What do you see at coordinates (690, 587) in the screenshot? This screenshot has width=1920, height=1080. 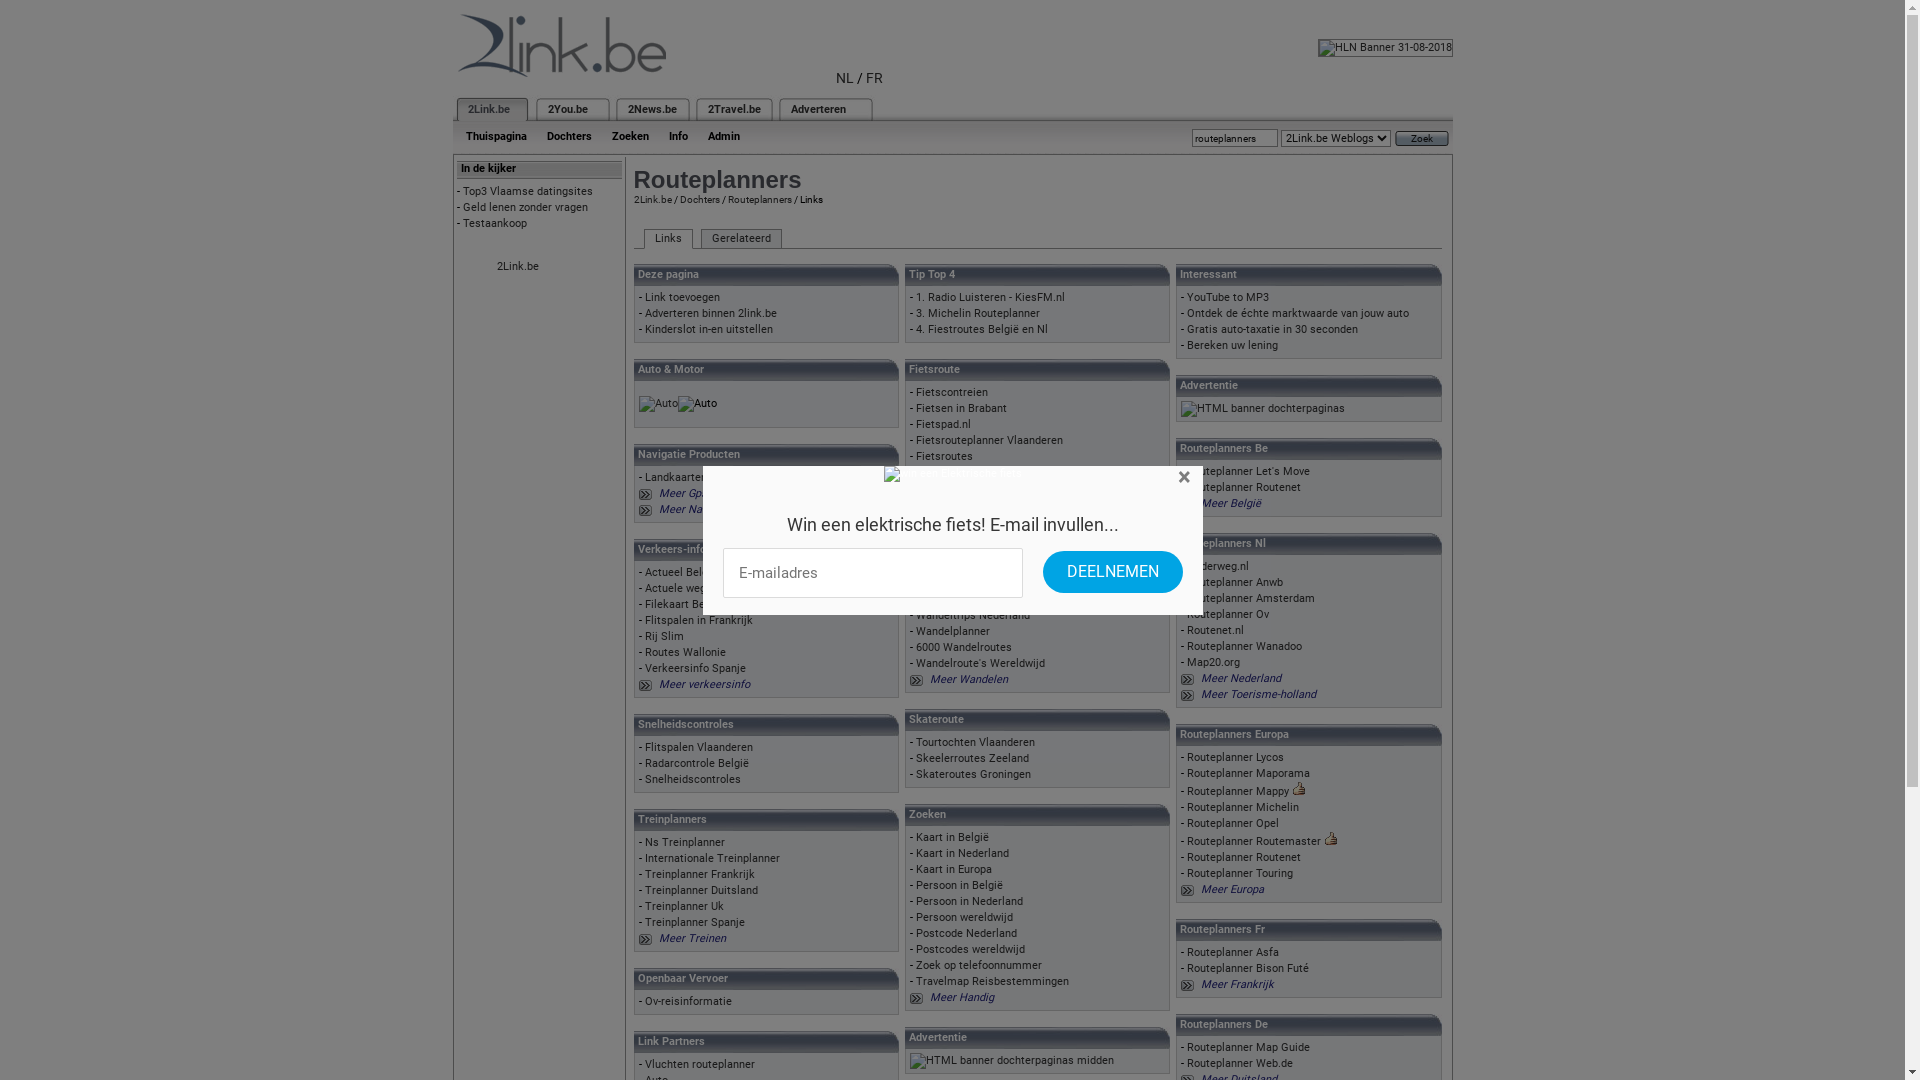 I see `'Actuele wegeninfo'` at bounding box center [690, 587].